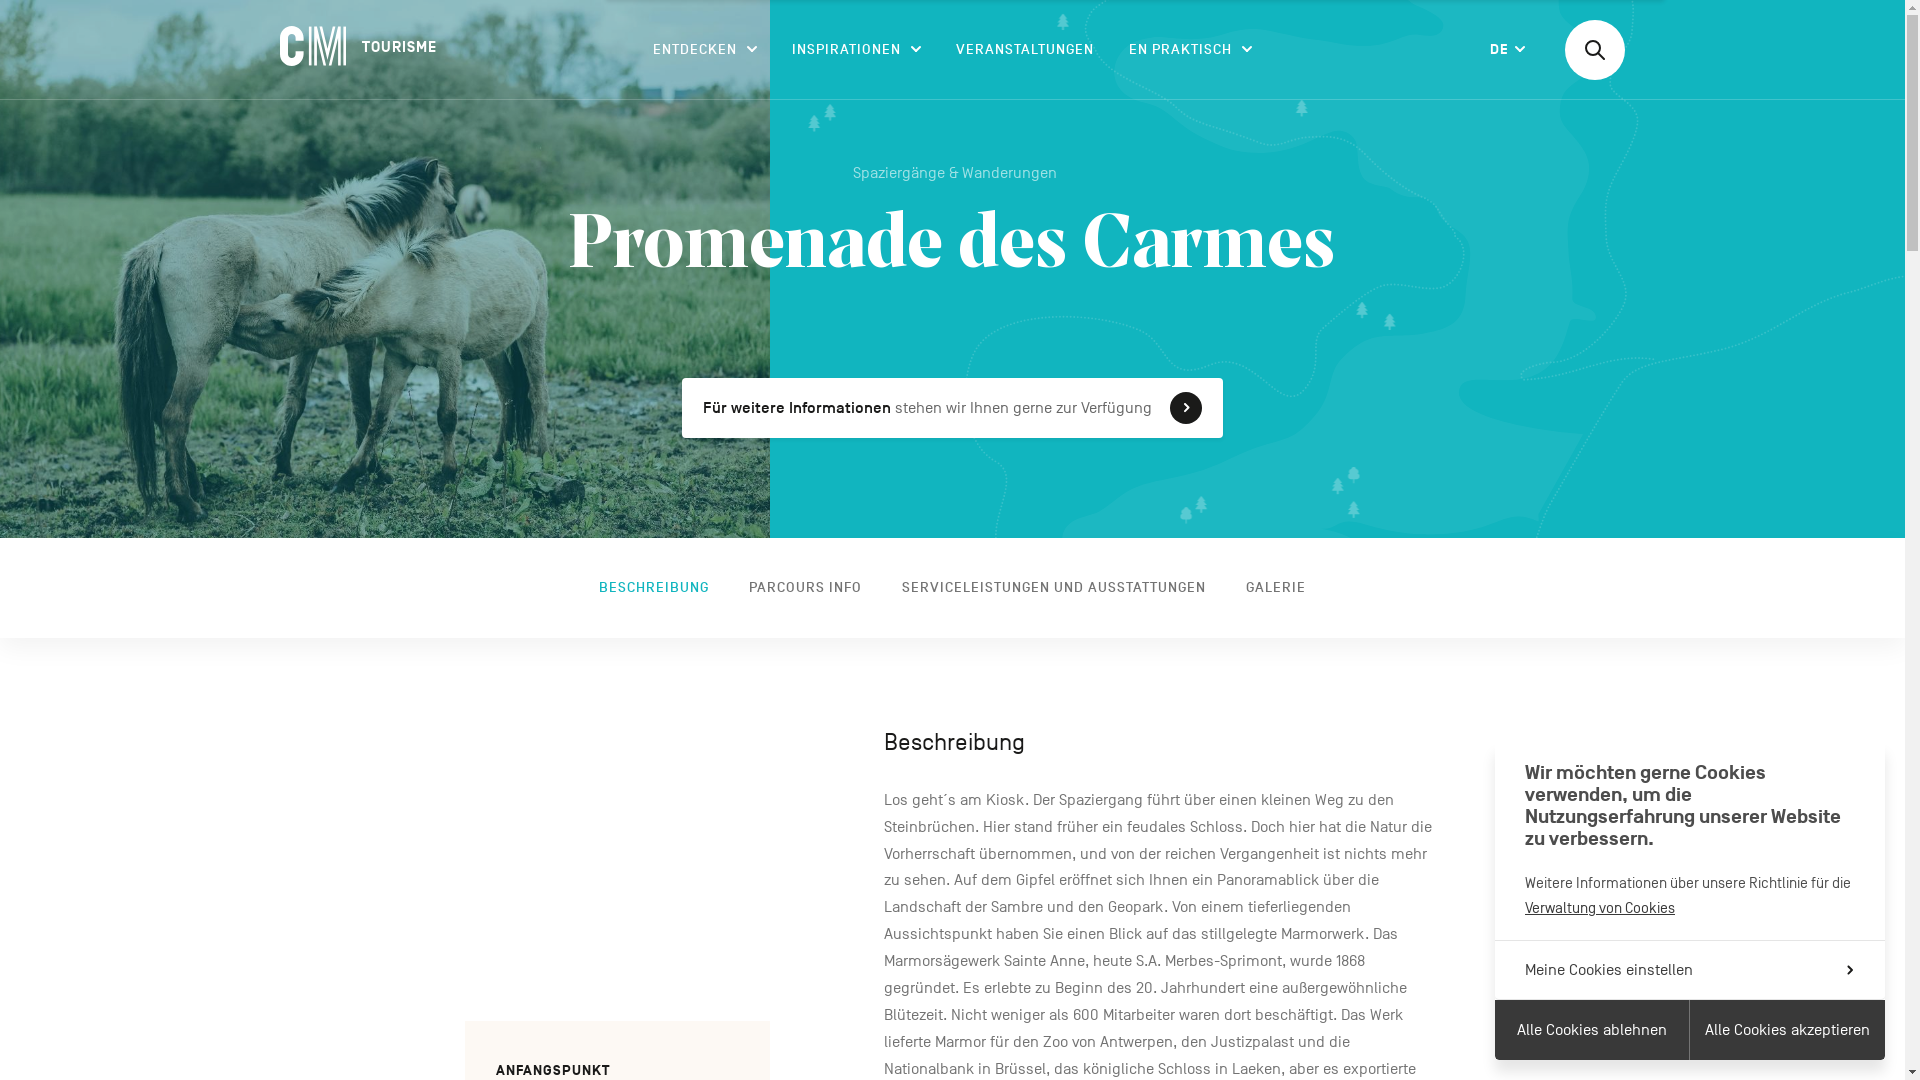 The width and height of the screenshot is (1920, 1080). Describe the element at coordinates (856, 49) in the screenshot. I see `'INSPIRATIONEN'` at that location.